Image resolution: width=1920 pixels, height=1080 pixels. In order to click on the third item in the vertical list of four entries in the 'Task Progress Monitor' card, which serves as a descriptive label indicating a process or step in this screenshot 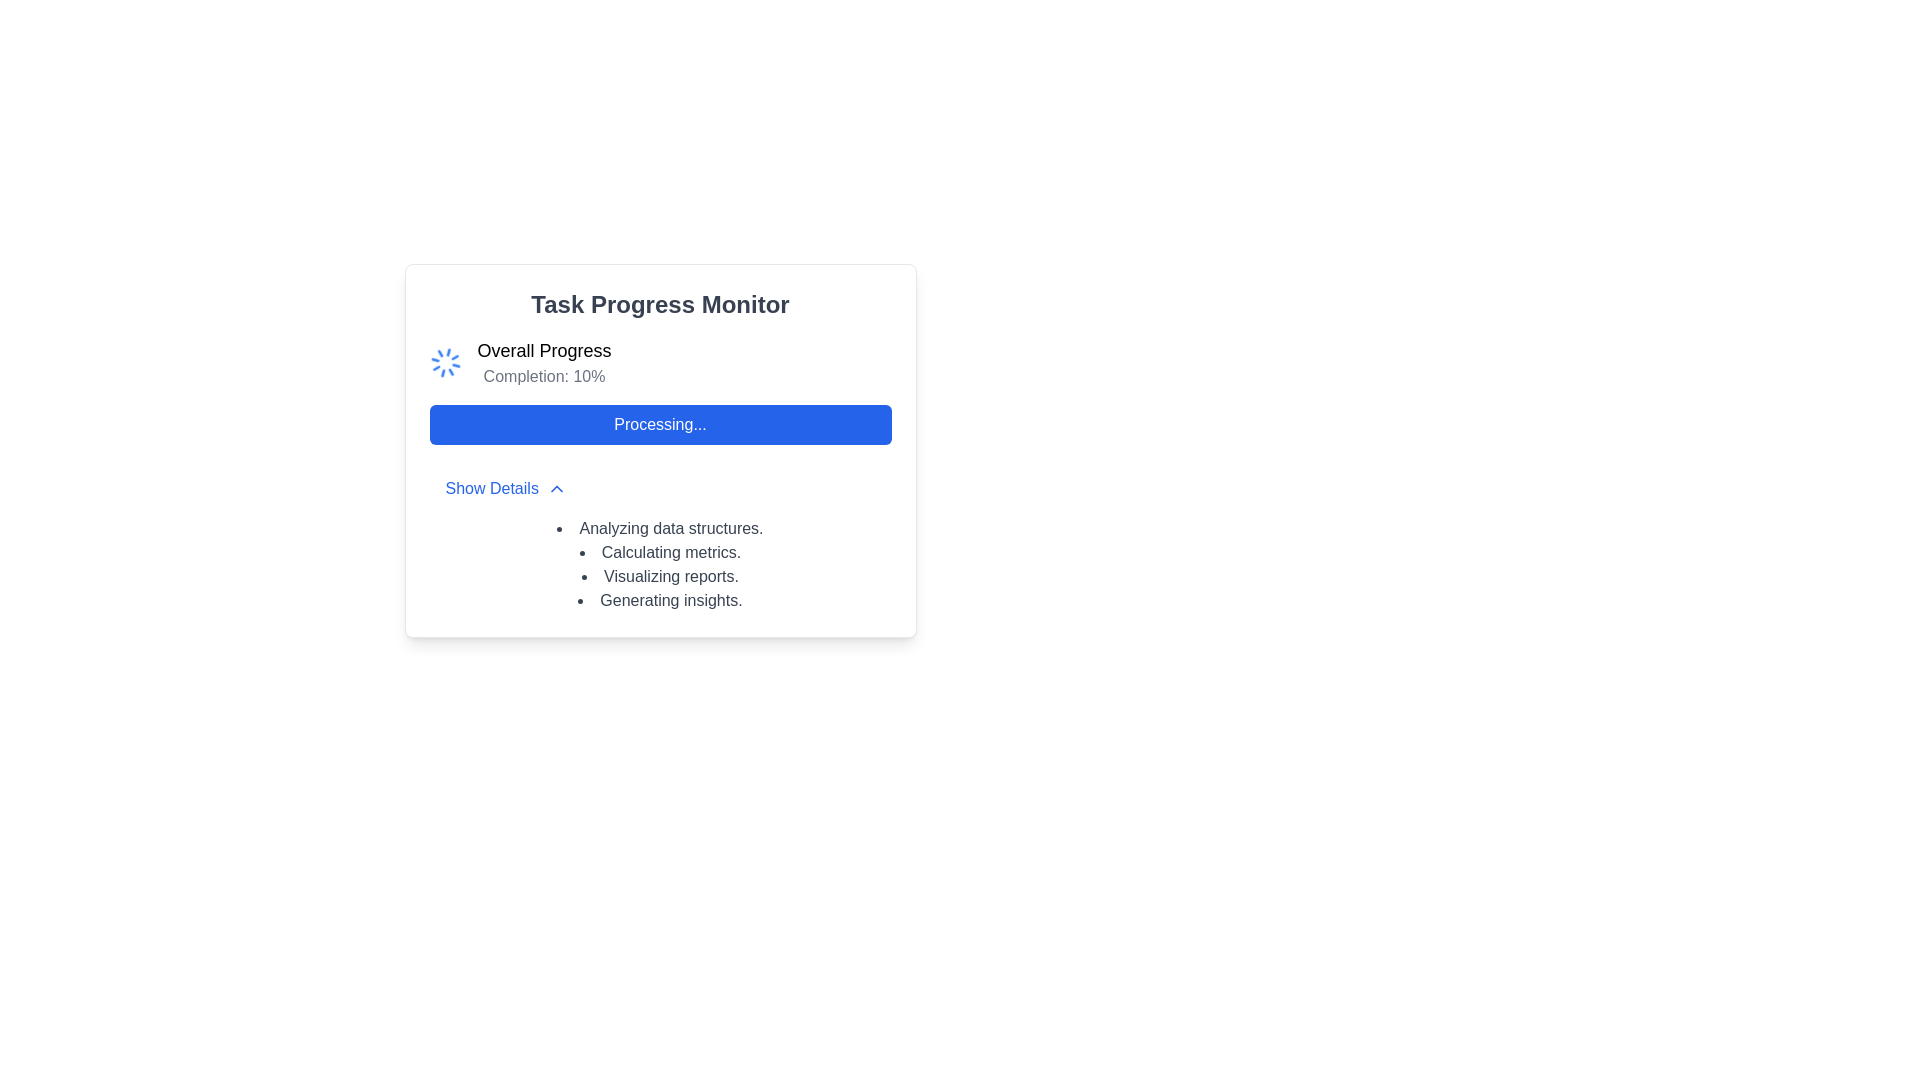, I will do `click(660, 577)`.